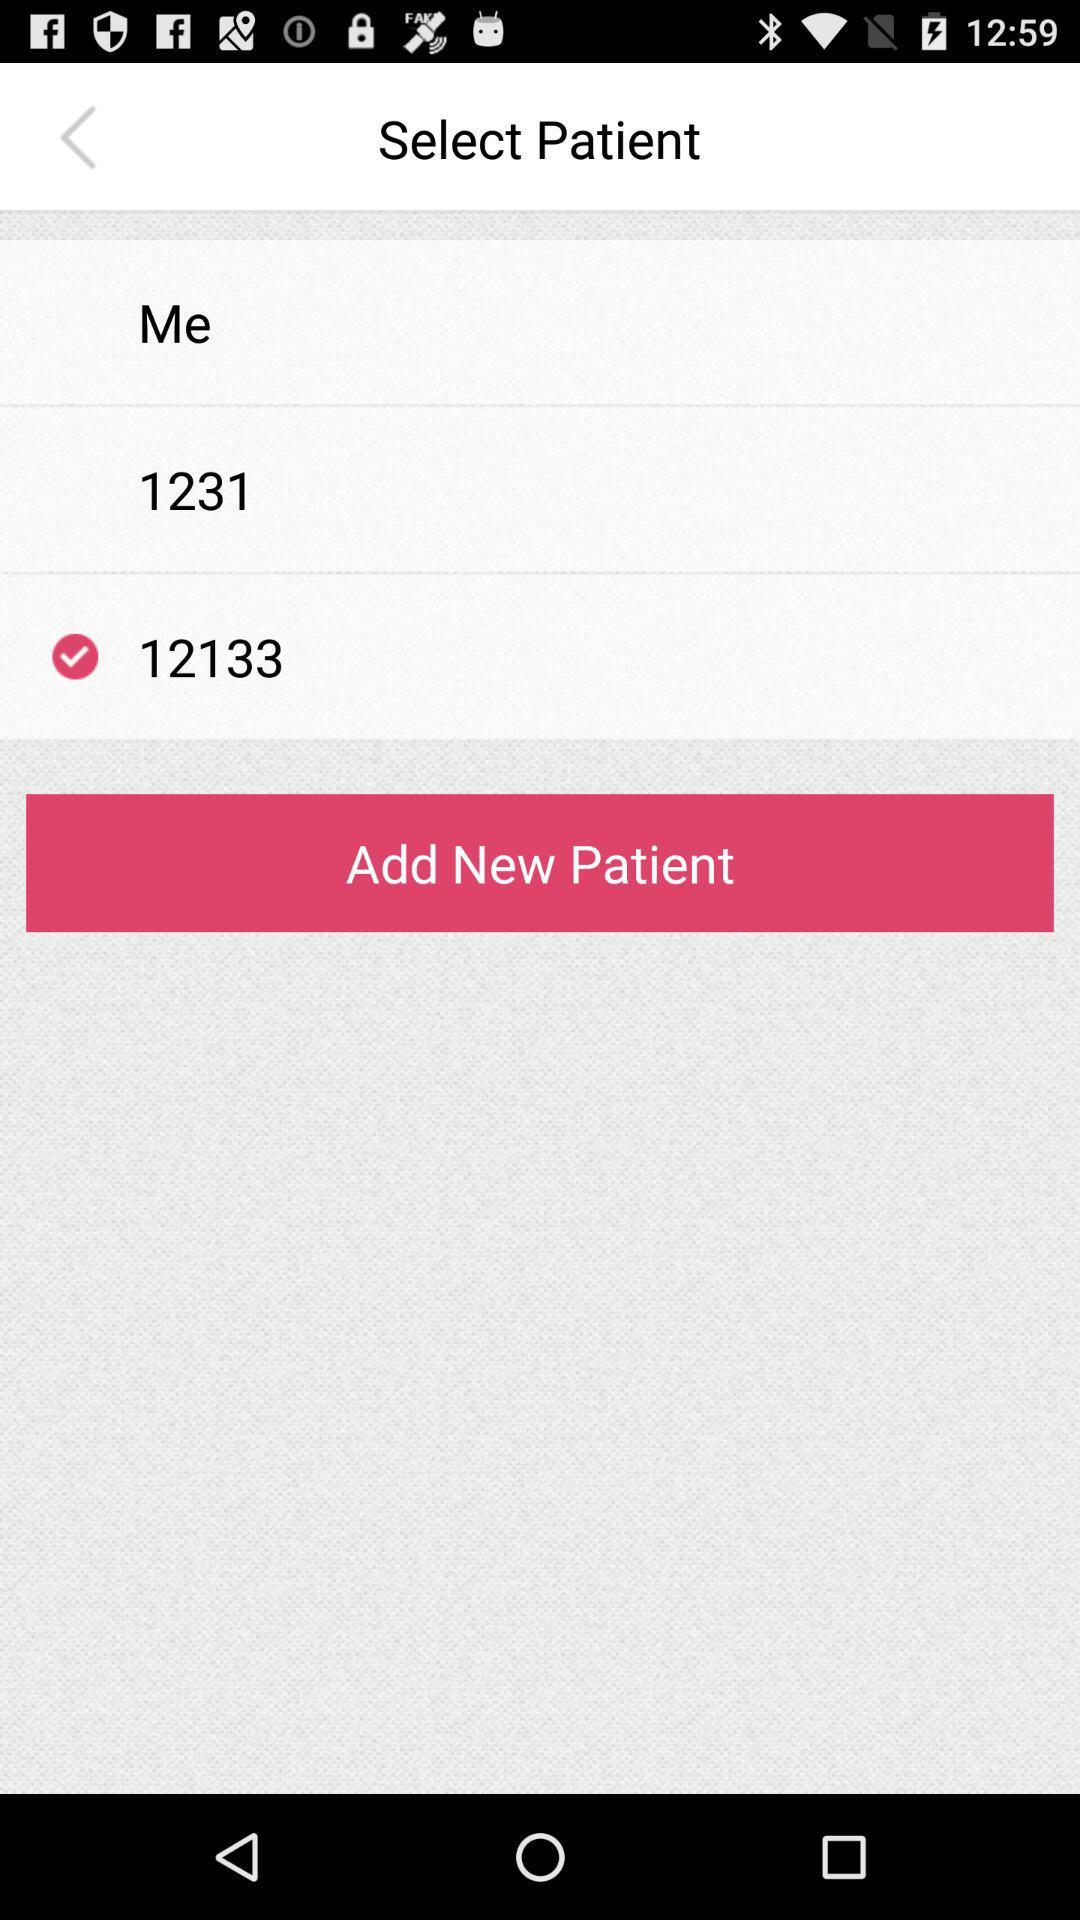 This screenshot has height=1920, width=1080. What do you see at coordinates (540, 863) in the screenshot?
I see `add new patient item` at bounding box center [540, 863].